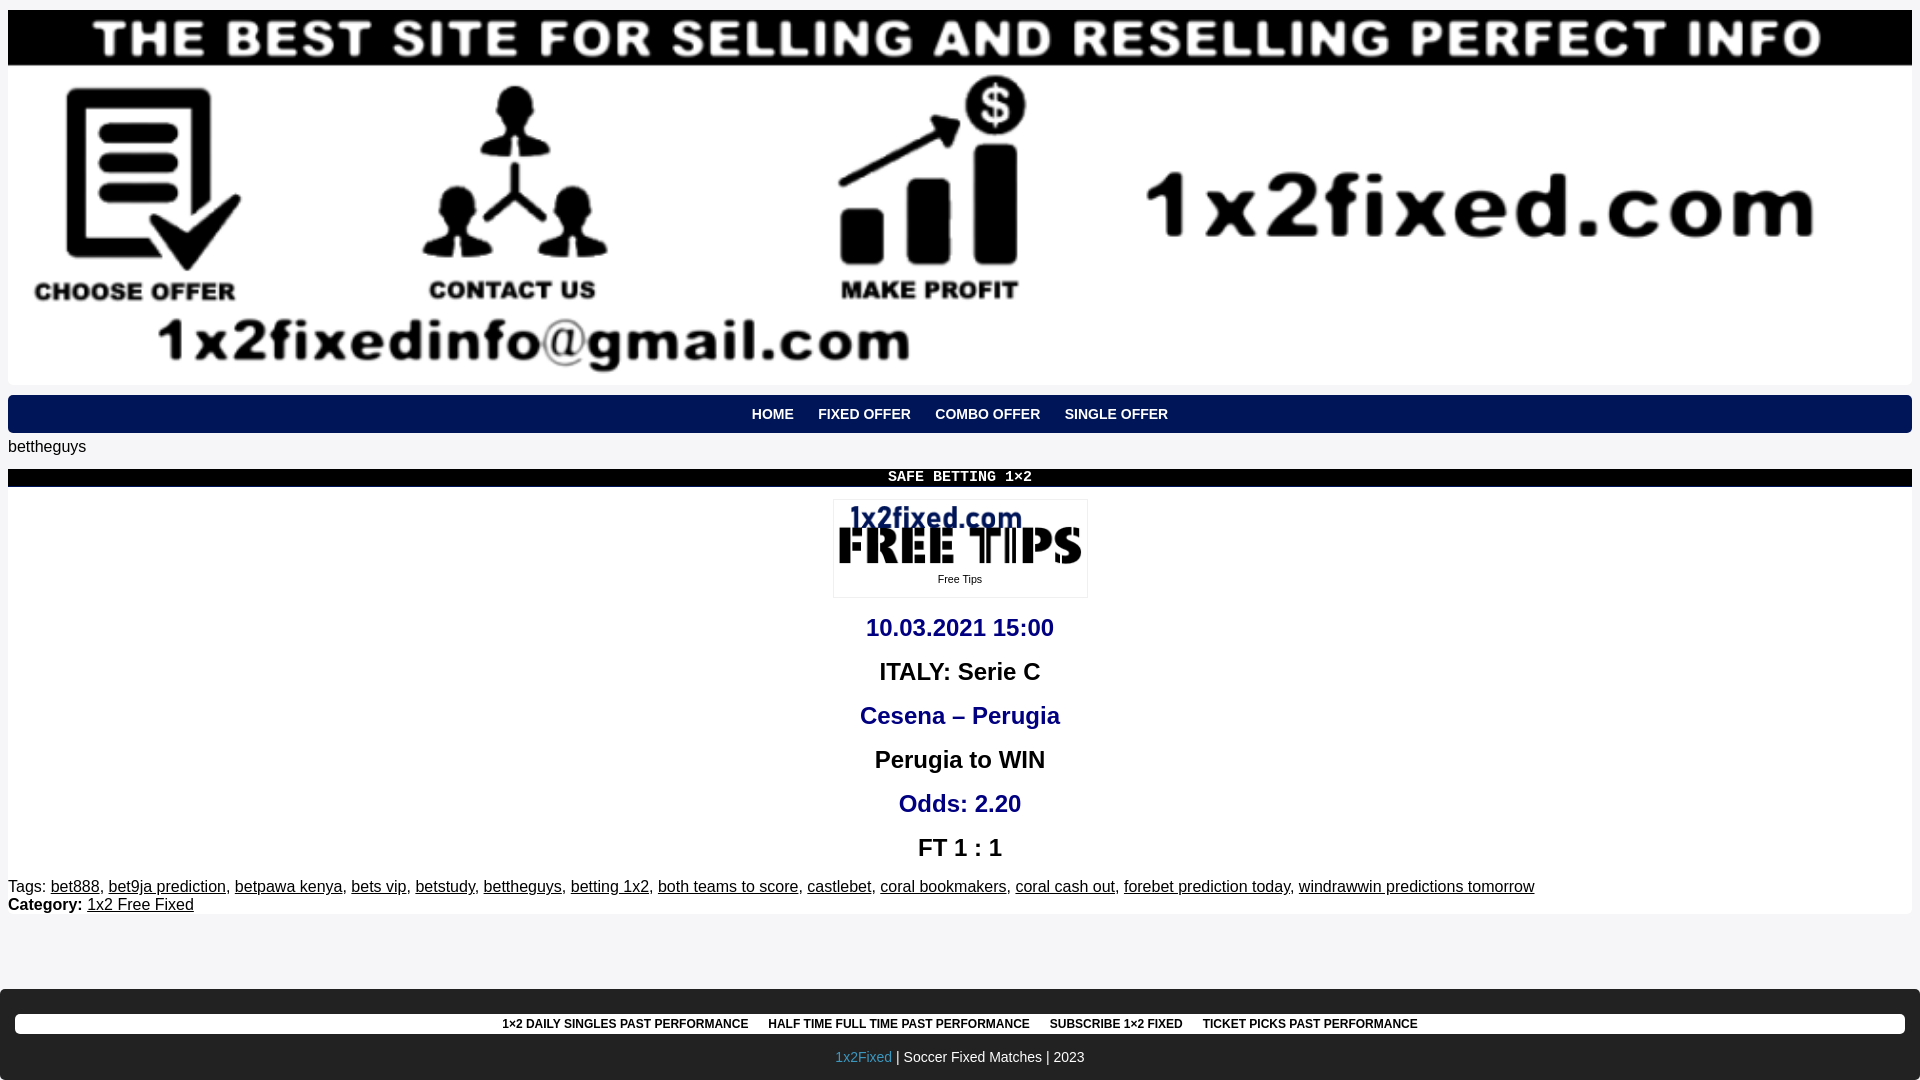  I want to click on 'bettheguys', so click(523, 885).